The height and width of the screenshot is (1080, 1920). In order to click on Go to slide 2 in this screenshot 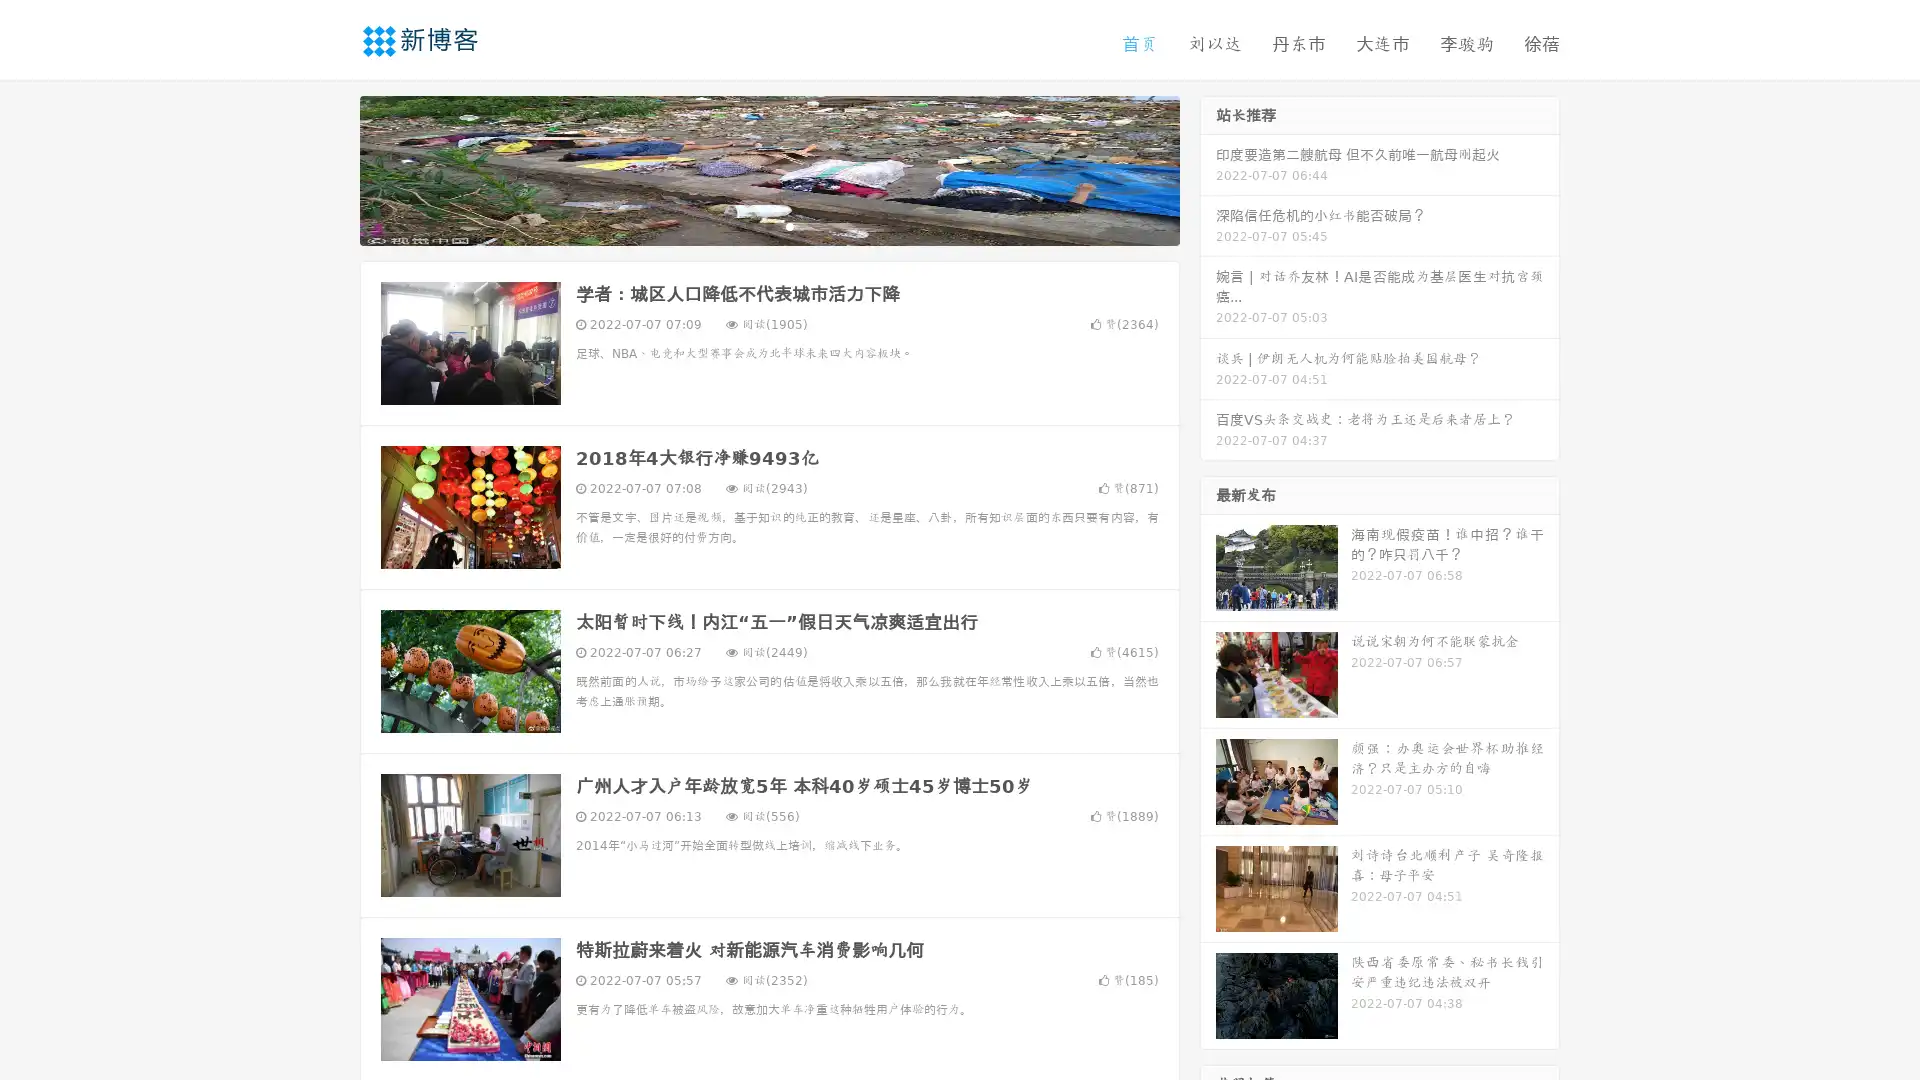, I will do `click(768, 225)`.